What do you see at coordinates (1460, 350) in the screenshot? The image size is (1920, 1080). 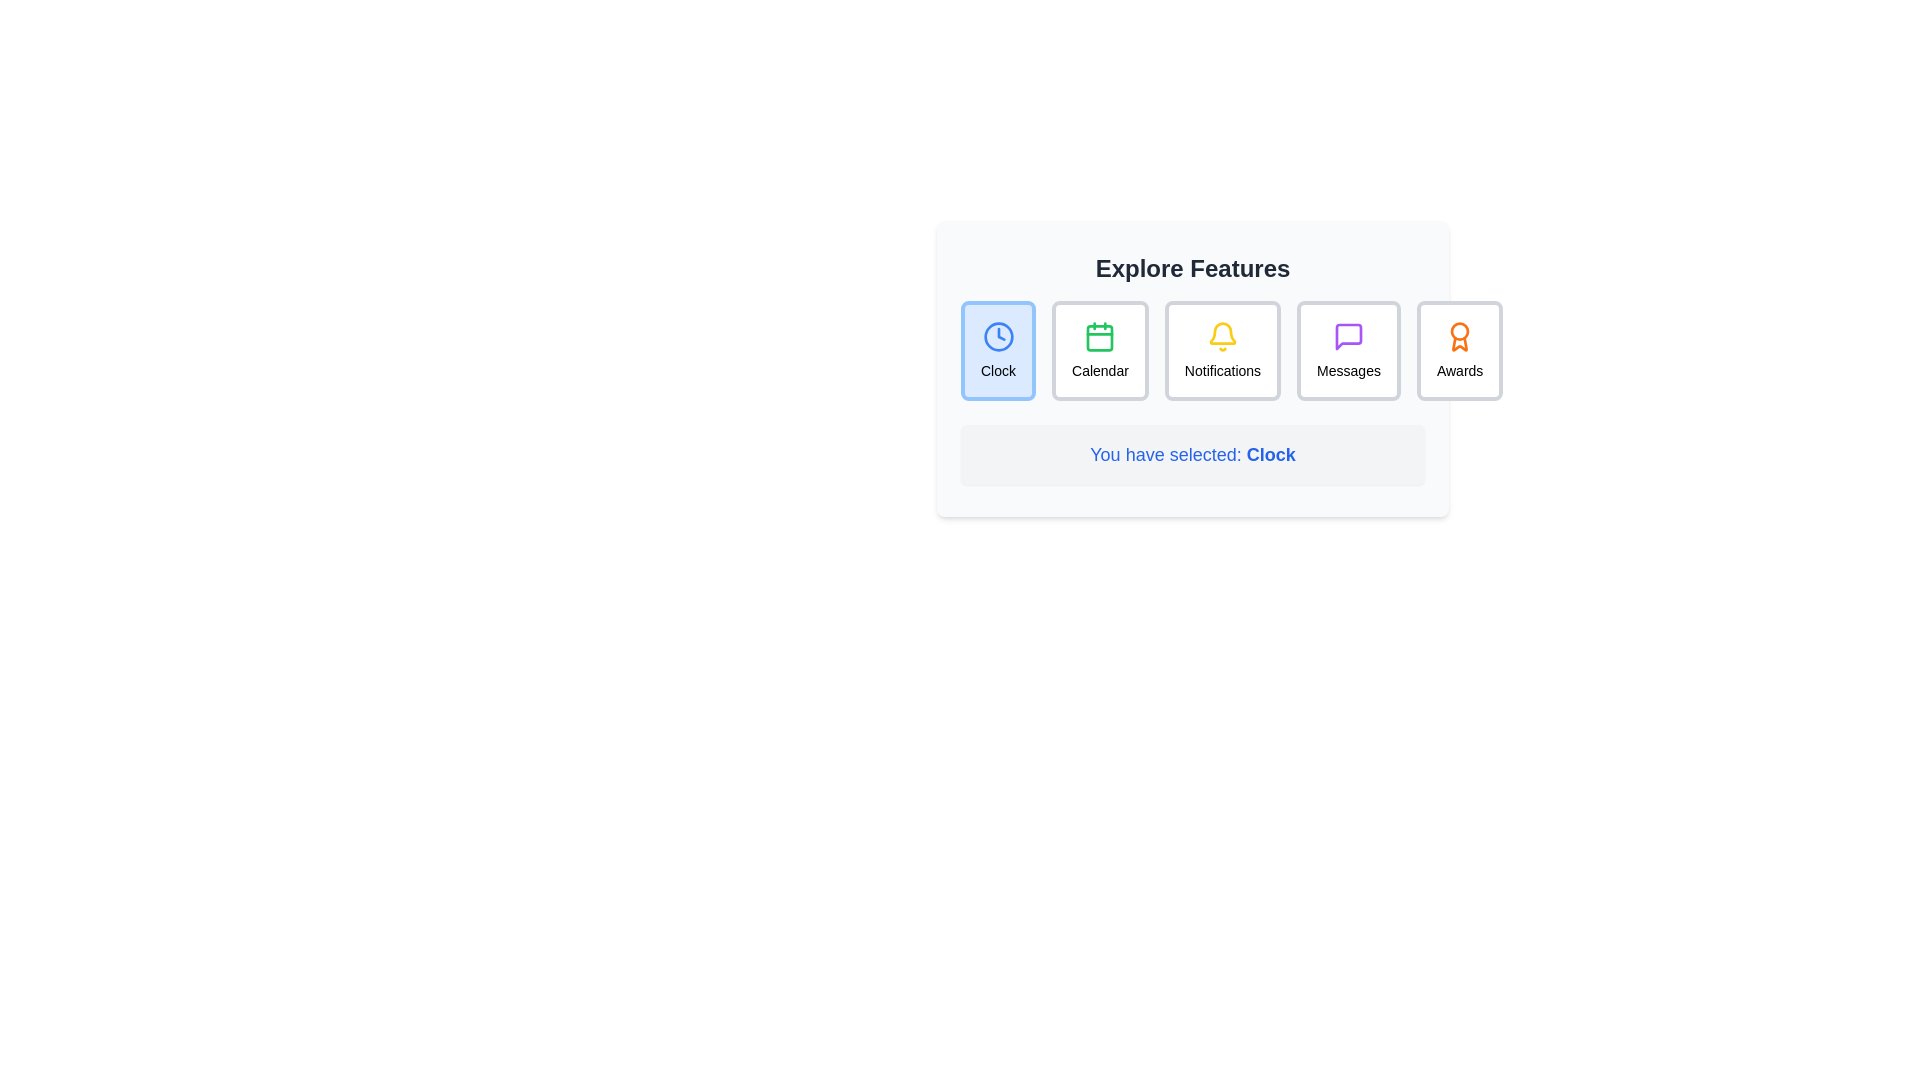 I see `the 'Awards' button, which is the fifth button in the 'Explore Features' toolbar` at bounding box center [1460, 350].